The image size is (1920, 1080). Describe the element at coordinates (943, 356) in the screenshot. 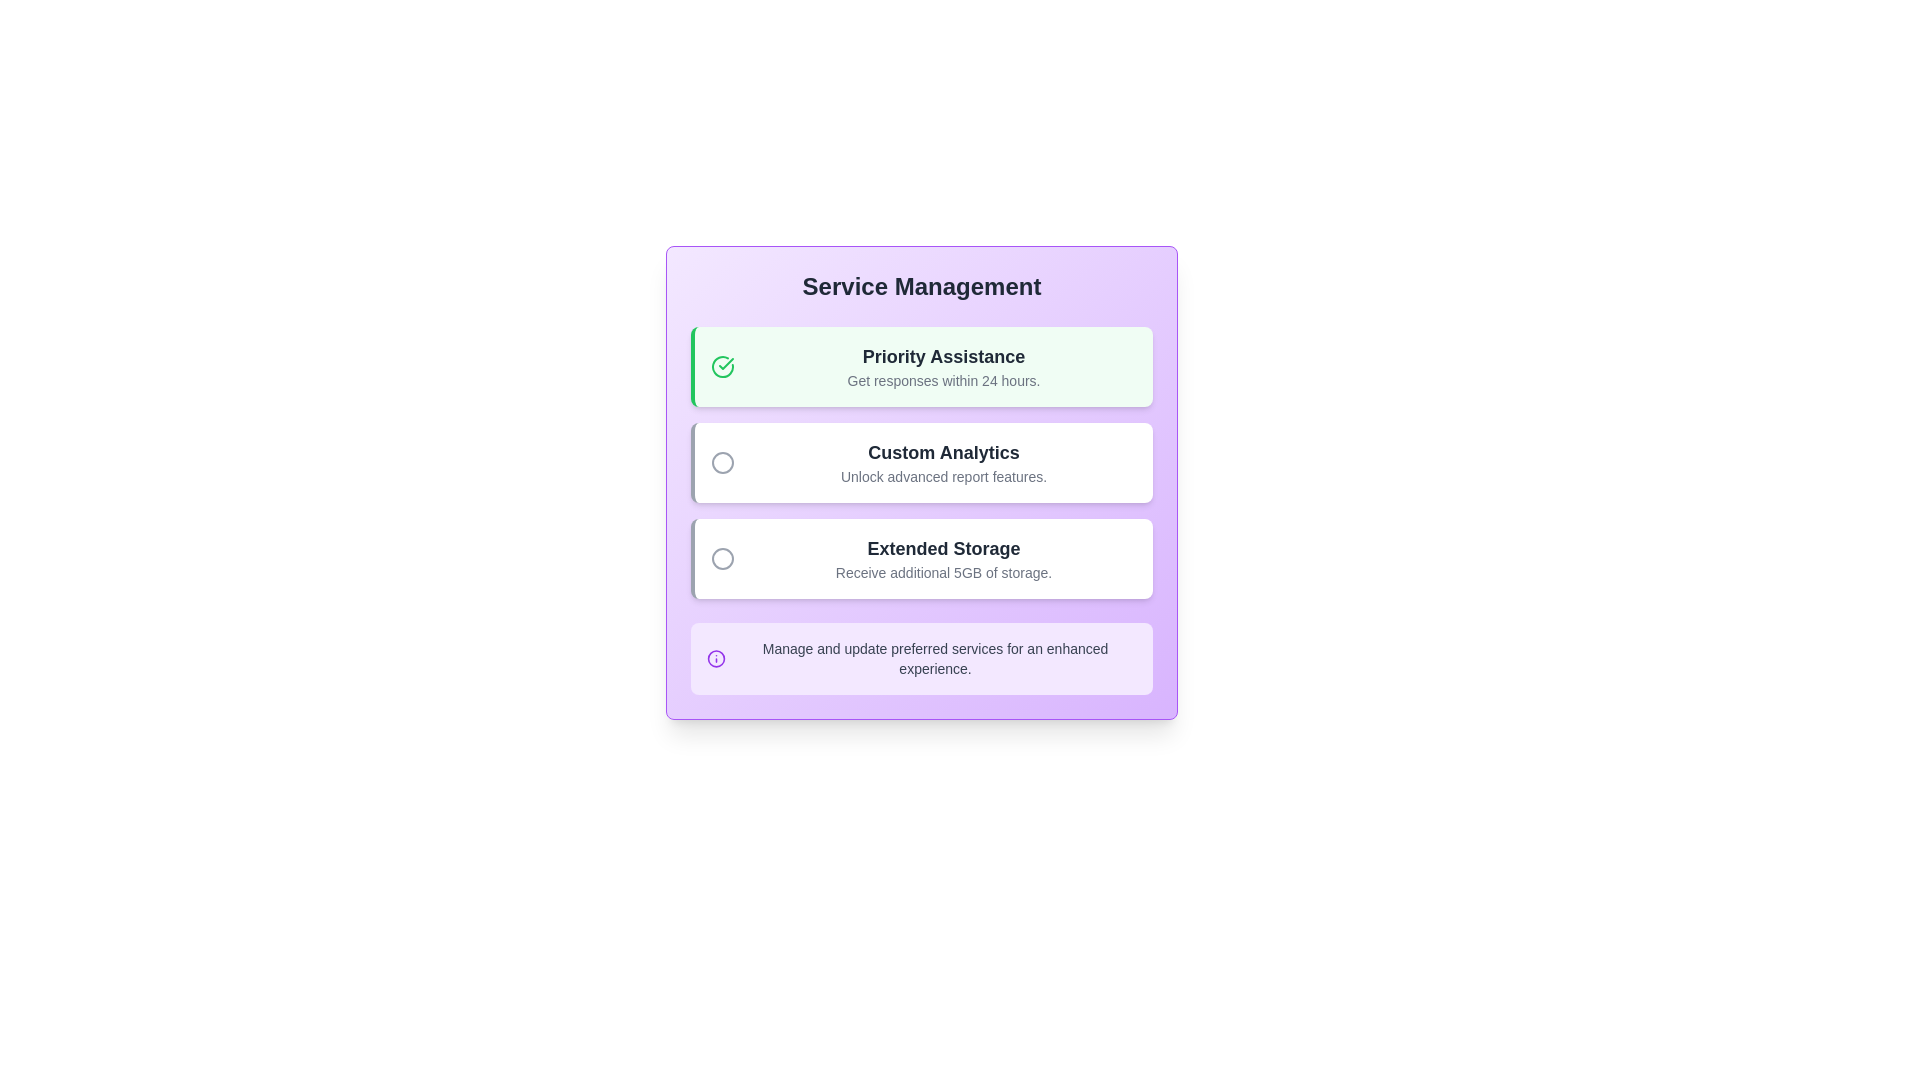

I see `the 'Priority Assistance' text label, which is displayed in a larger bold font and is dark gray, positioned above the text 'Get responses within 24 hours.'` at that location.